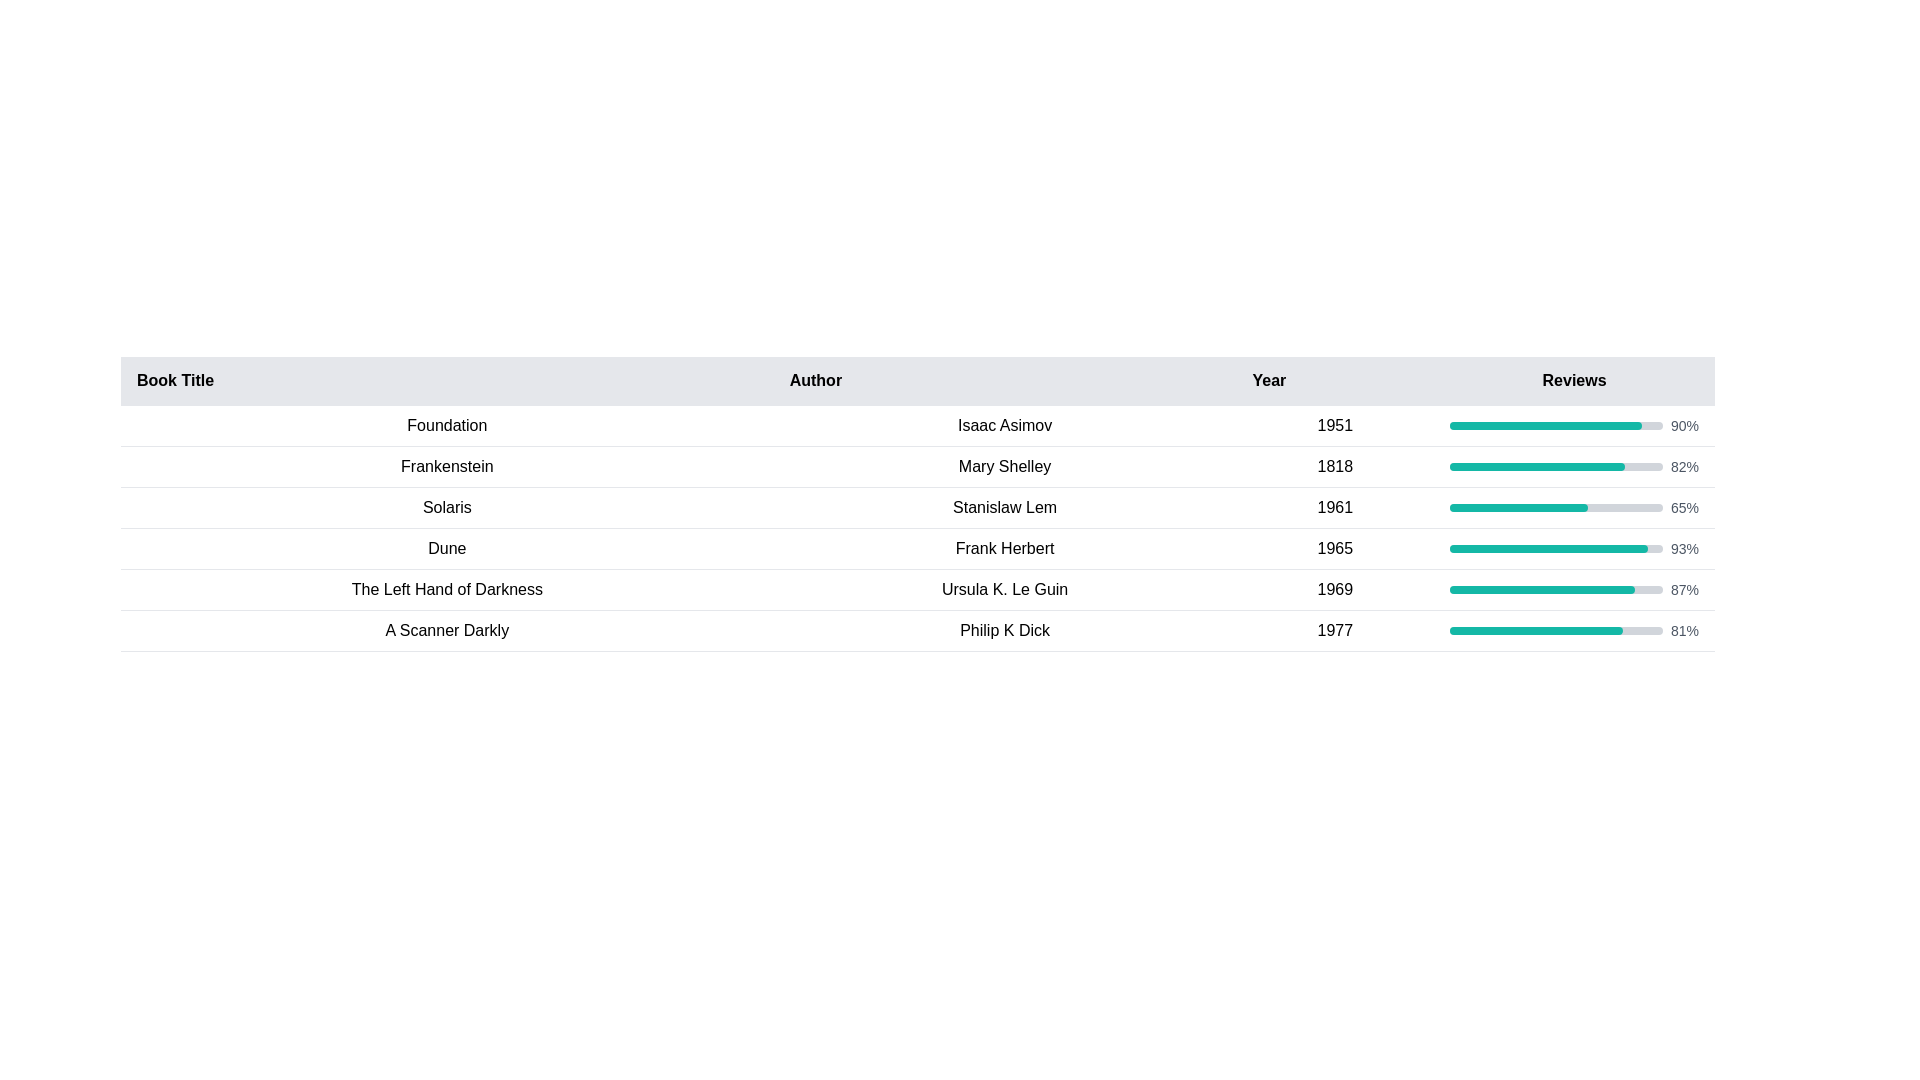  I want to click on the progress bar indicating 87% completion for the book 'The Left Hand of Darkness' by Ursula K. Le Guin in the Reviews column, so click(1573, 589).